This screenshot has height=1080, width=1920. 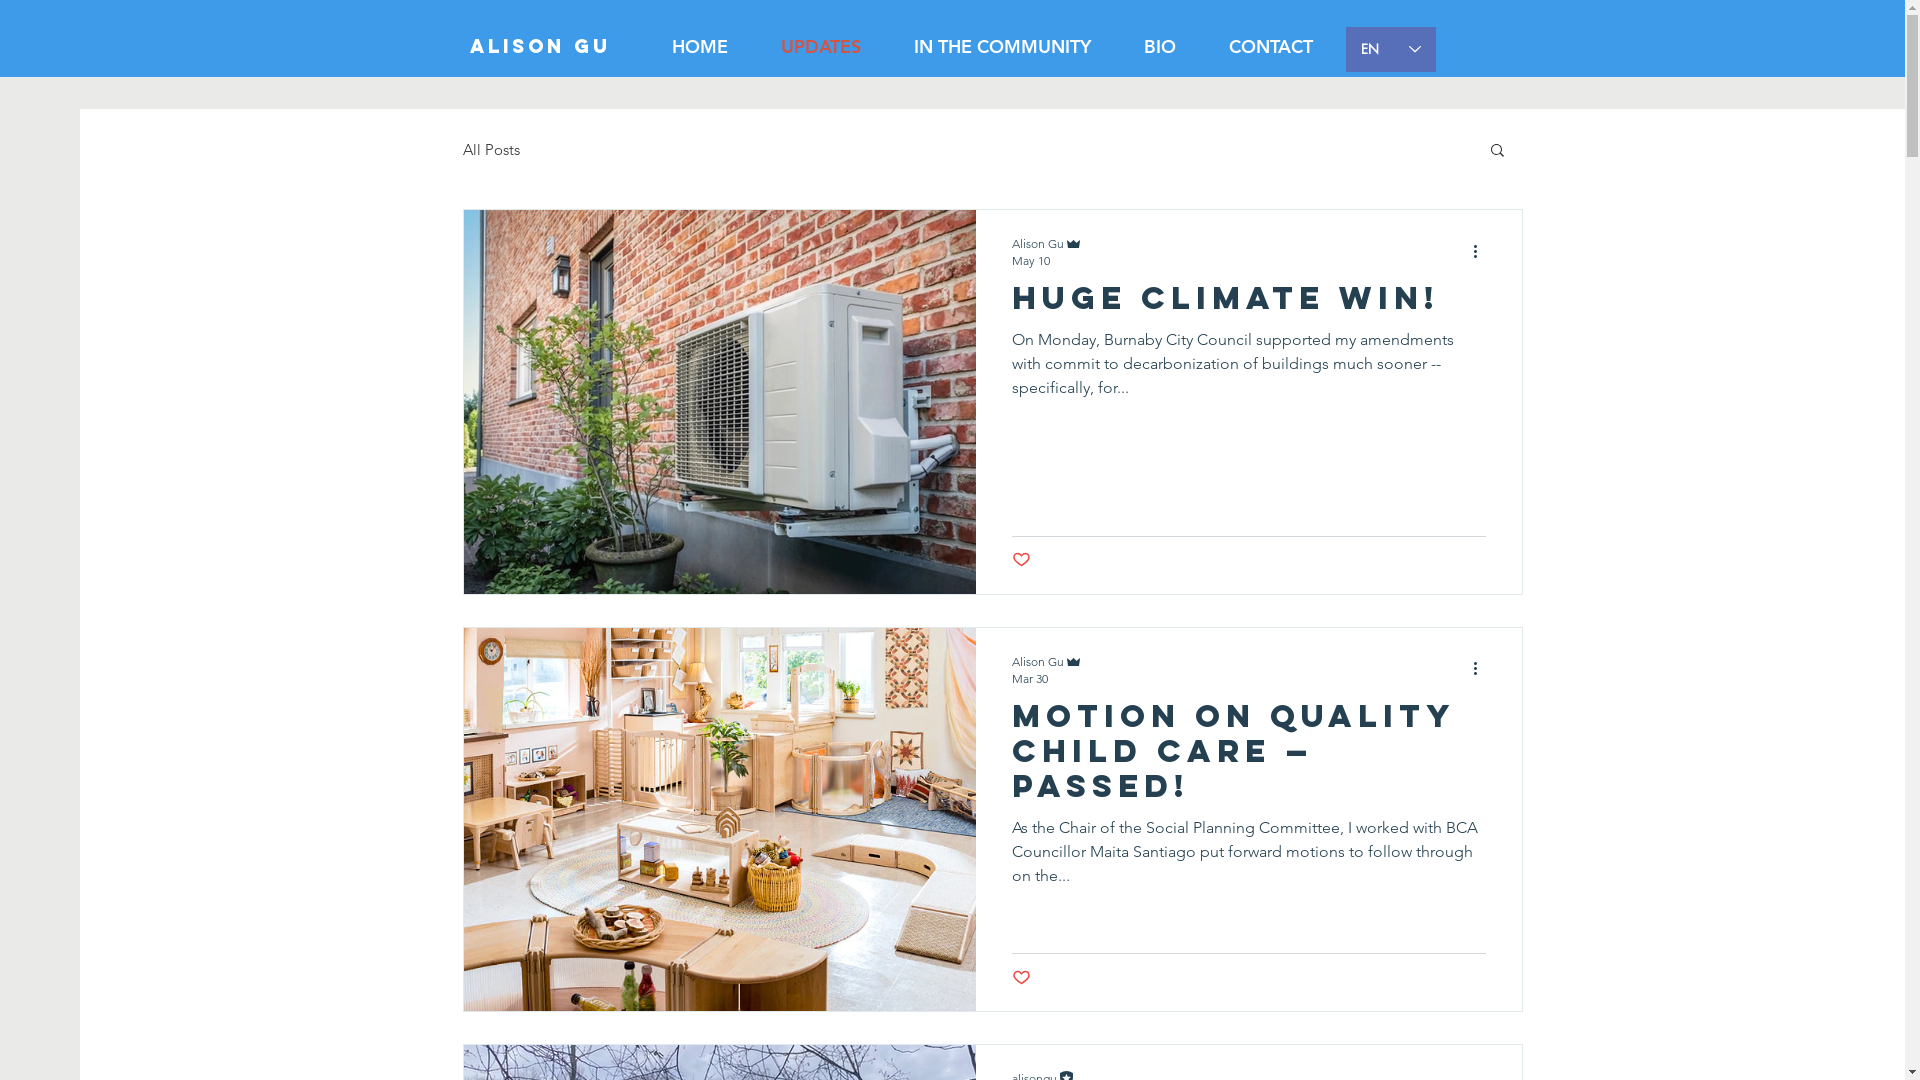 I want to click on 'All Posts', so click(x=490, y=148).